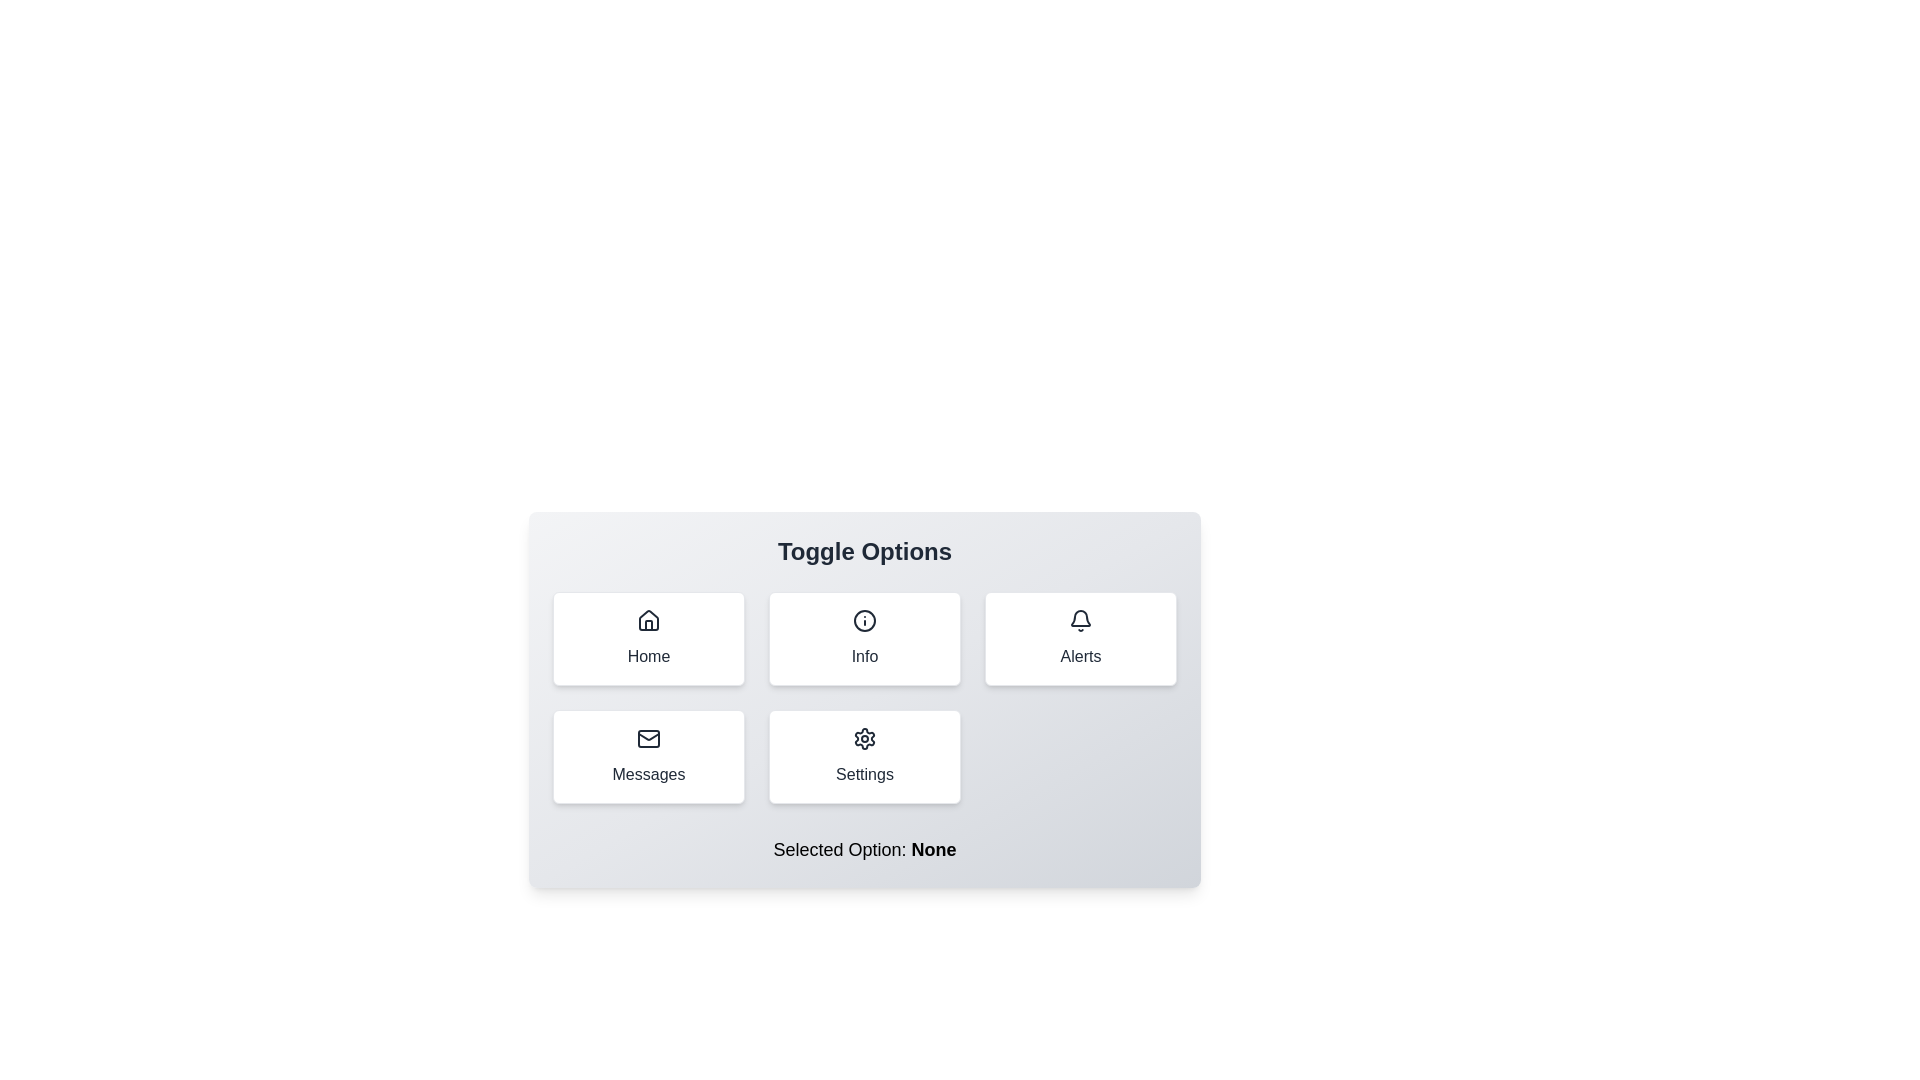  Describe the element at coordinates (648, 620) in the screenshot. I see `the minimalistic house icon, which is part of the 'Home' section, located above the 'Home' text within its card` at that location.